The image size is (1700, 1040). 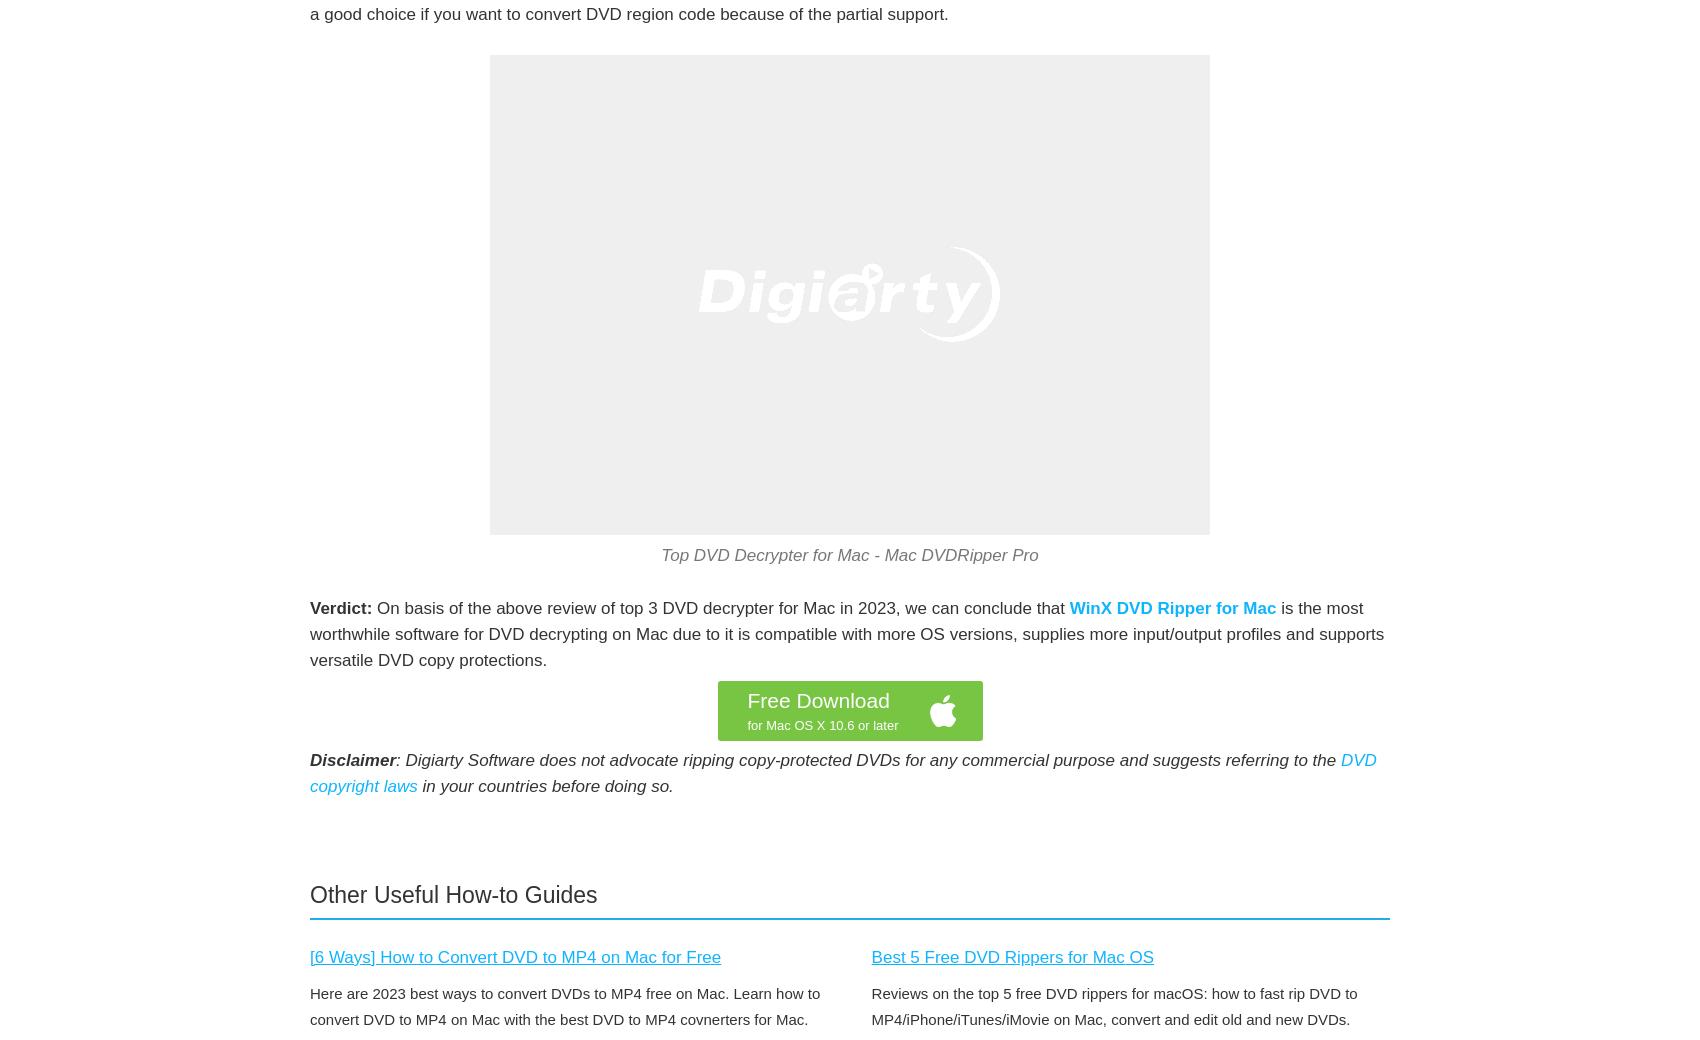 I want to click on 'Top DVD Decrypter for Mac - Mac DVDRipper Pro', so click(x=848, y=554).